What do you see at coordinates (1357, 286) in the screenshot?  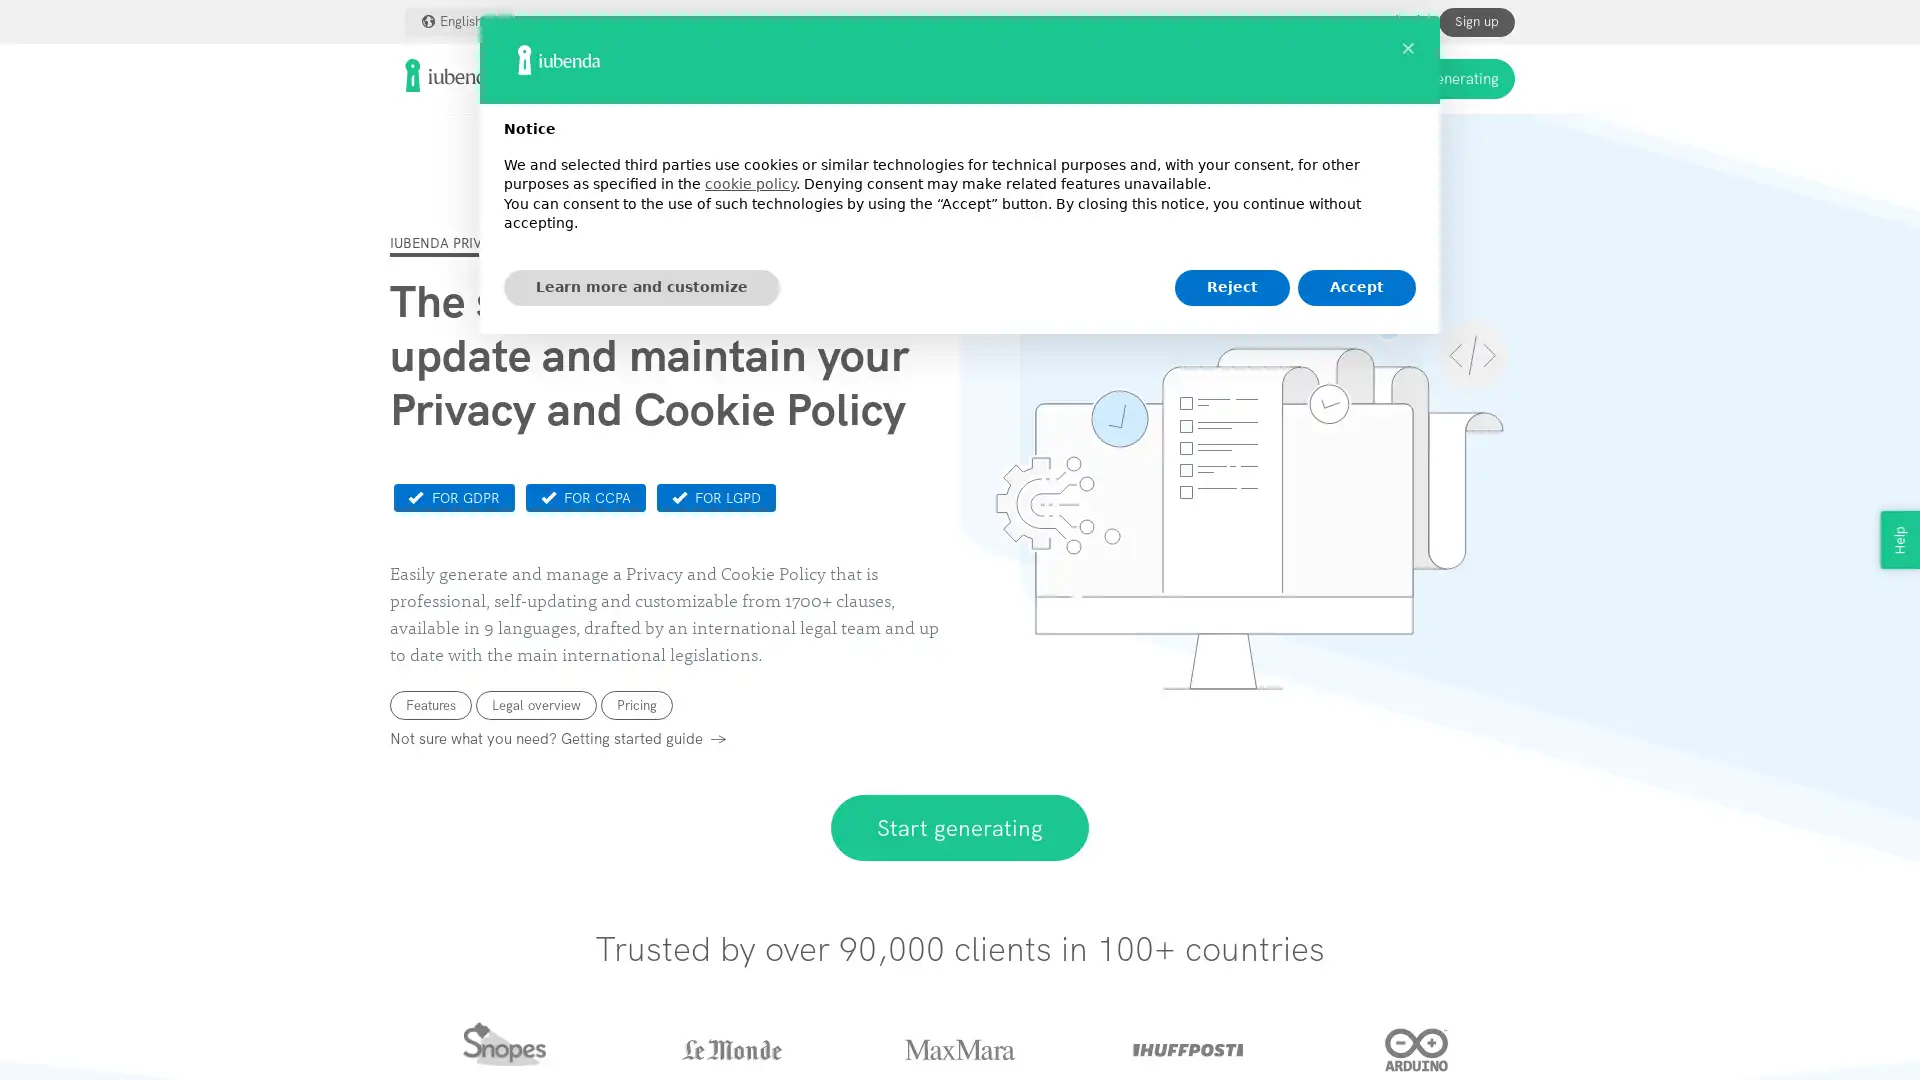 I see `Accept` at bounding box center [1357, 286].